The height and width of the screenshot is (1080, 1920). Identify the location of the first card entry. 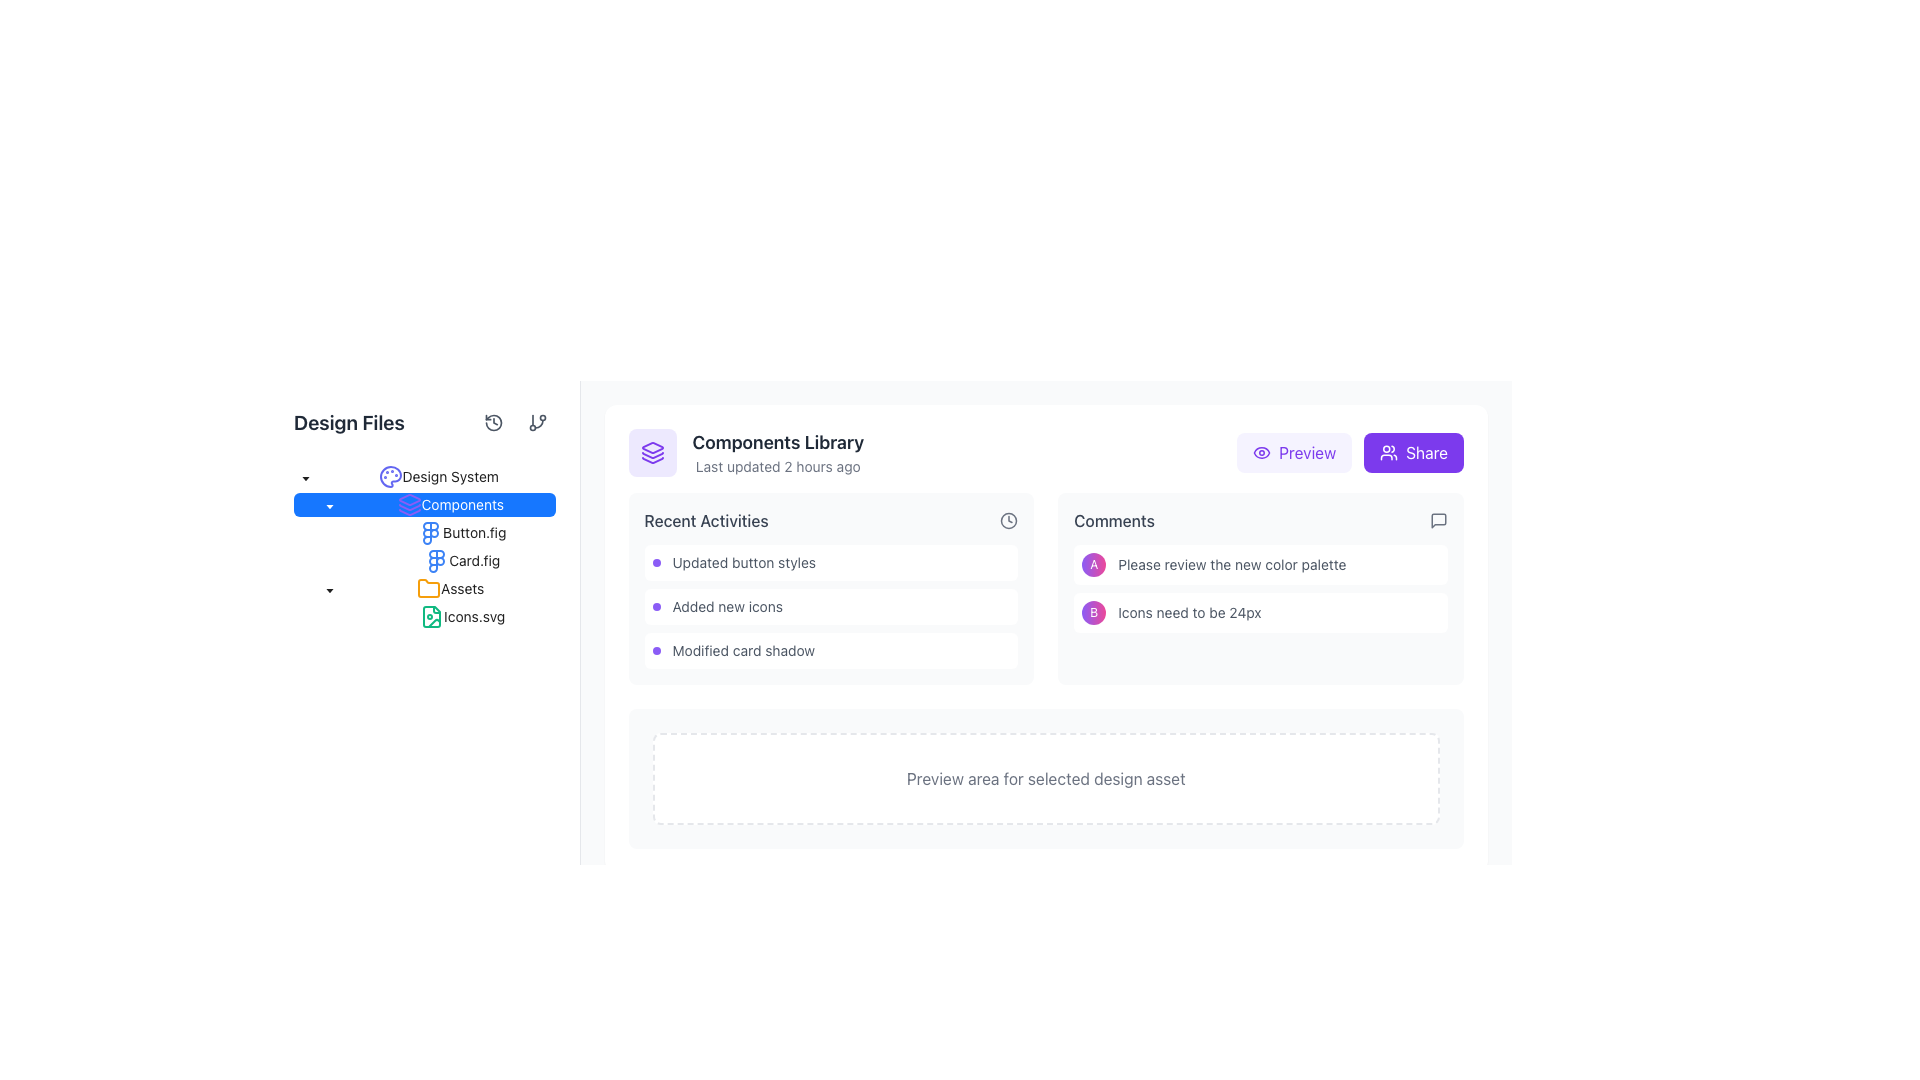
(831, 563).